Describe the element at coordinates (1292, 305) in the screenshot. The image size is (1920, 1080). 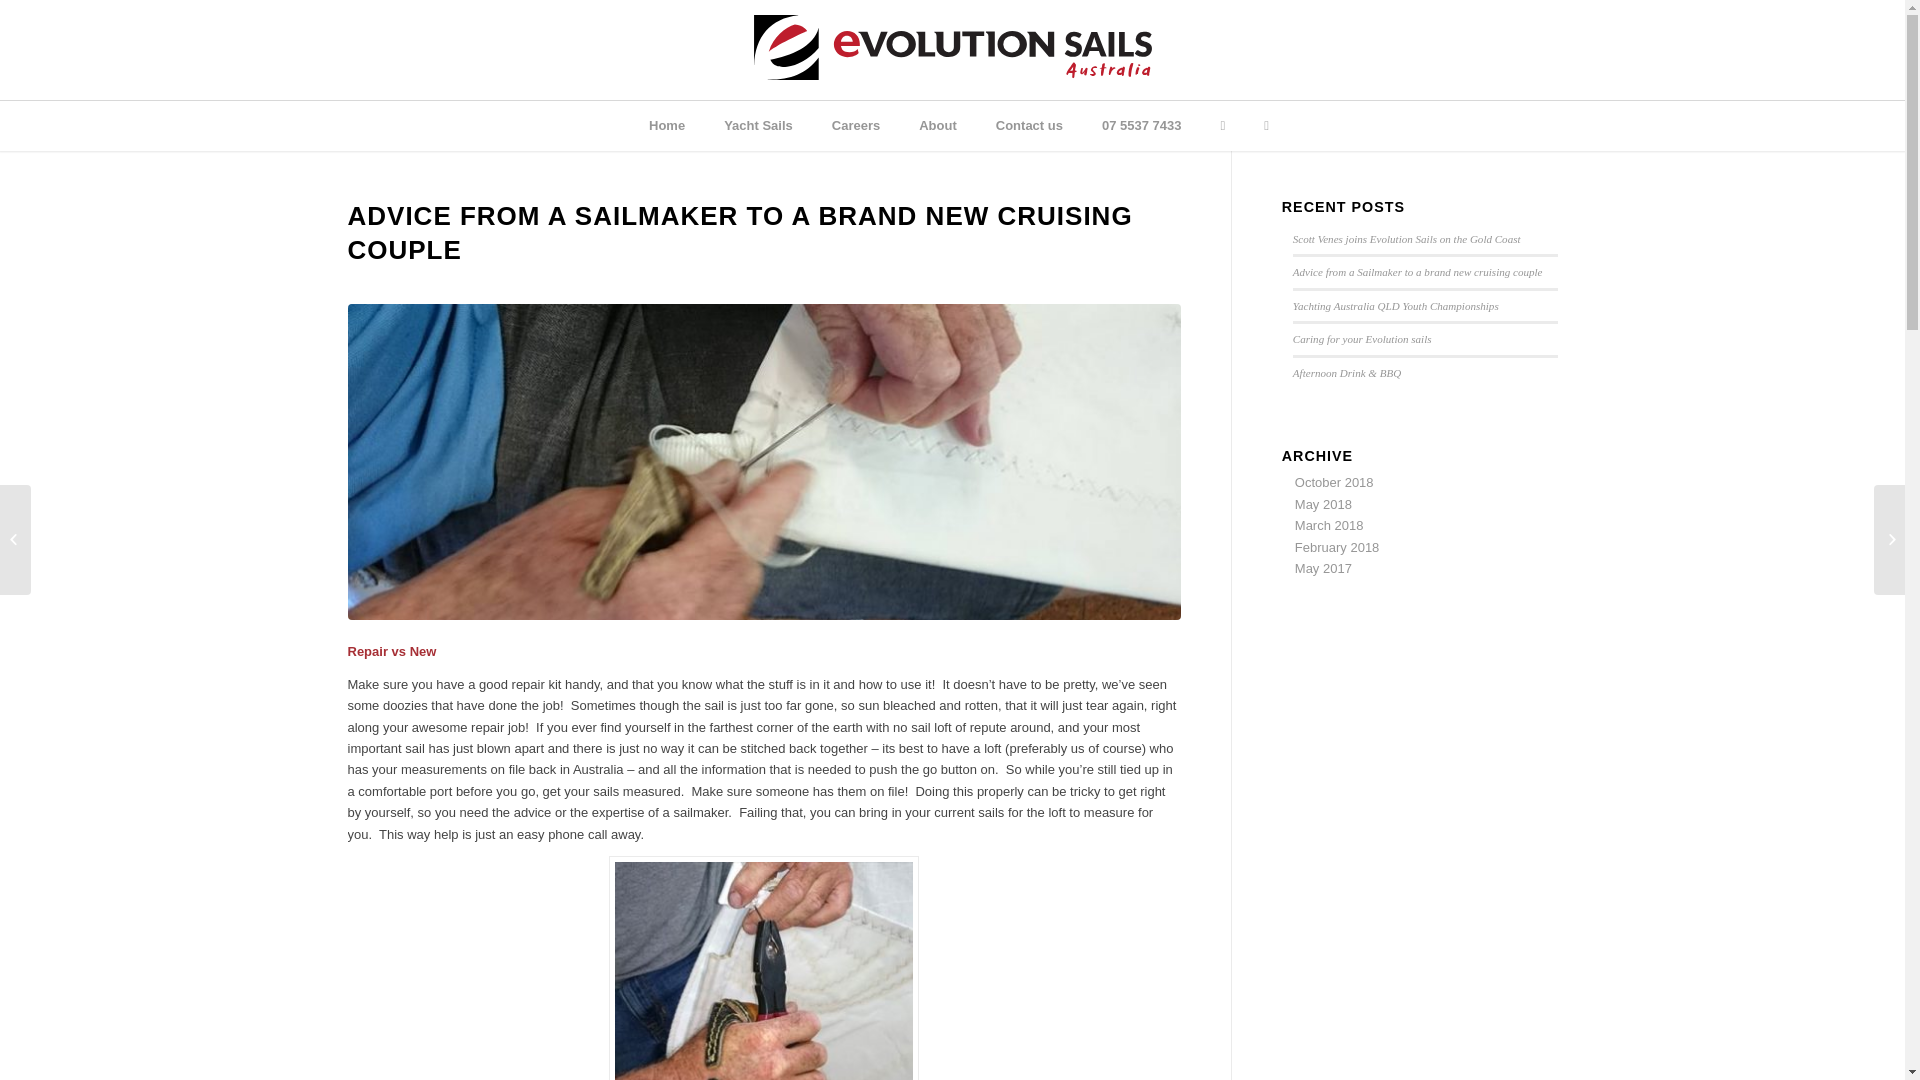
I see `'Yachting Australia QLD Youth Championships'` at that location.